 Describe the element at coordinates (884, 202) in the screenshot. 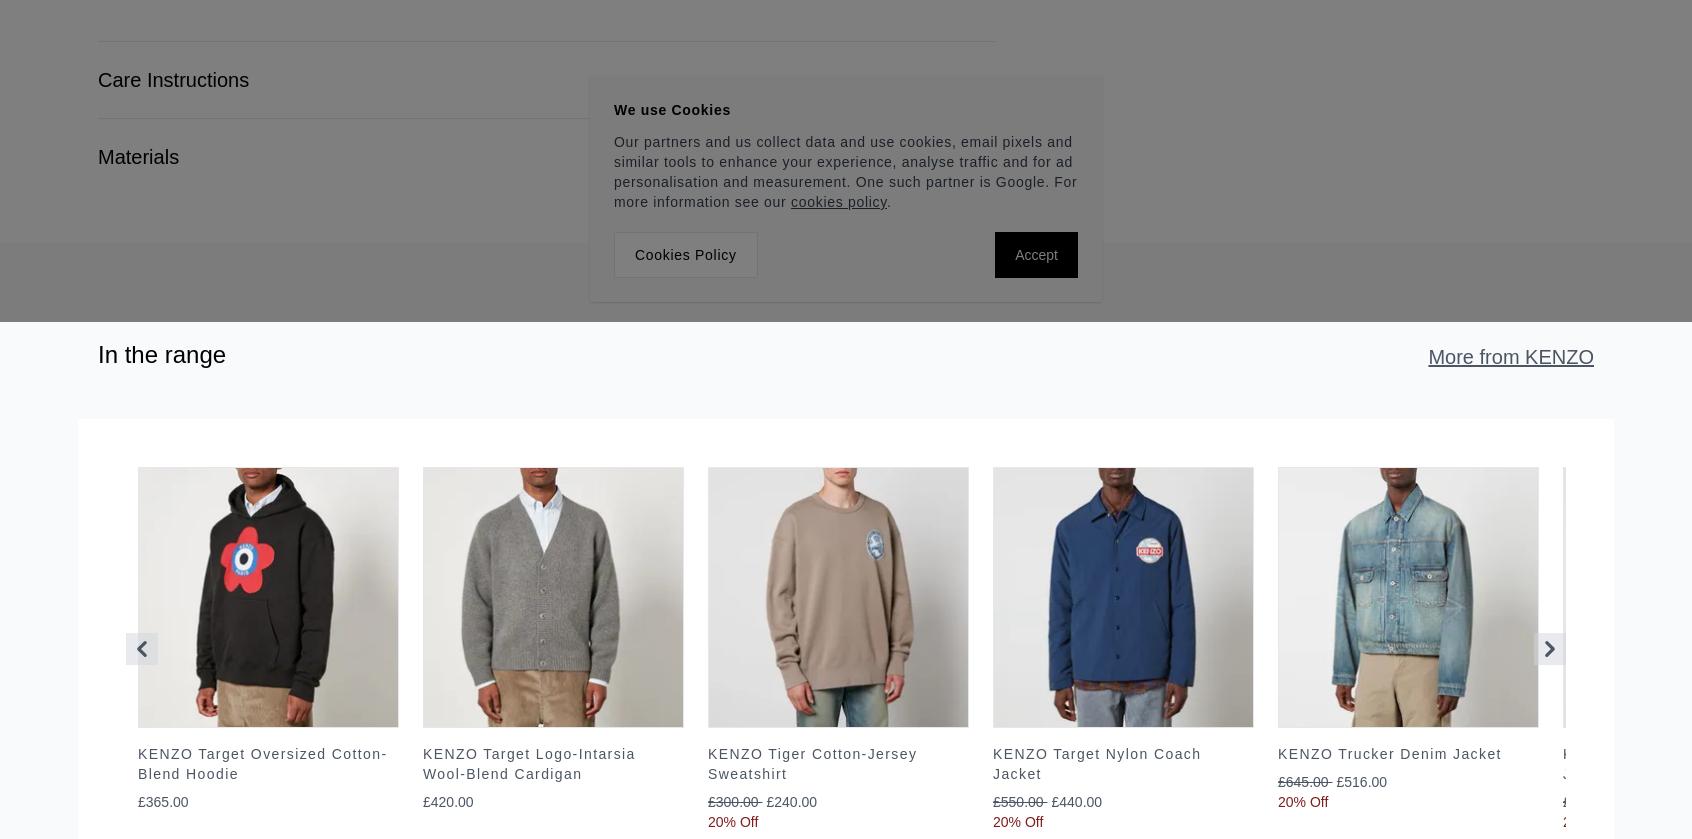

I see `'.'` at that location.